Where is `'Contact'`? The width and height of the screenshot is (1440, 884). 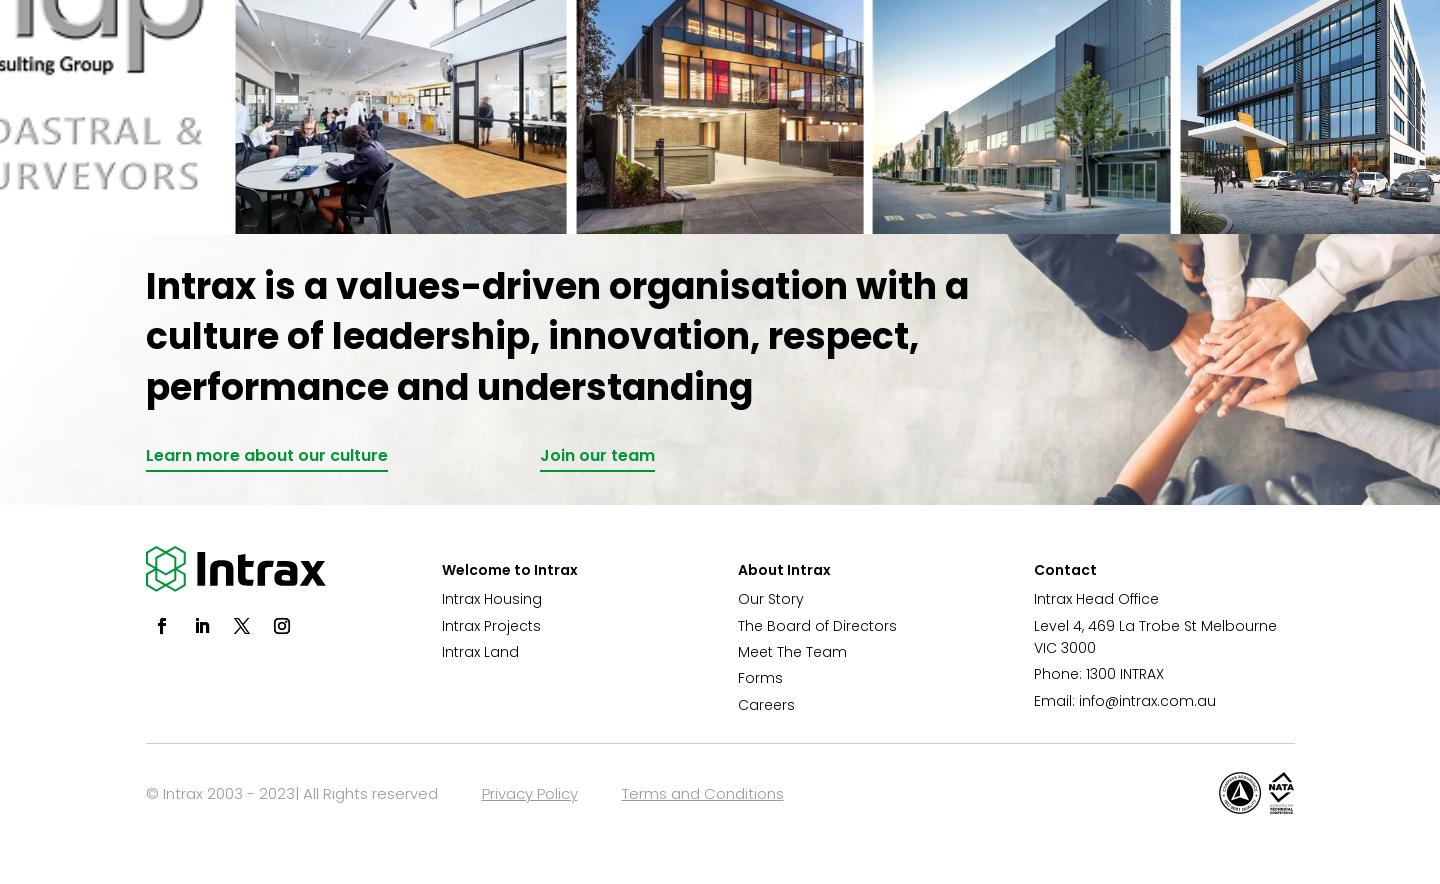
'Contact' is located at coordinates (1065, 569).